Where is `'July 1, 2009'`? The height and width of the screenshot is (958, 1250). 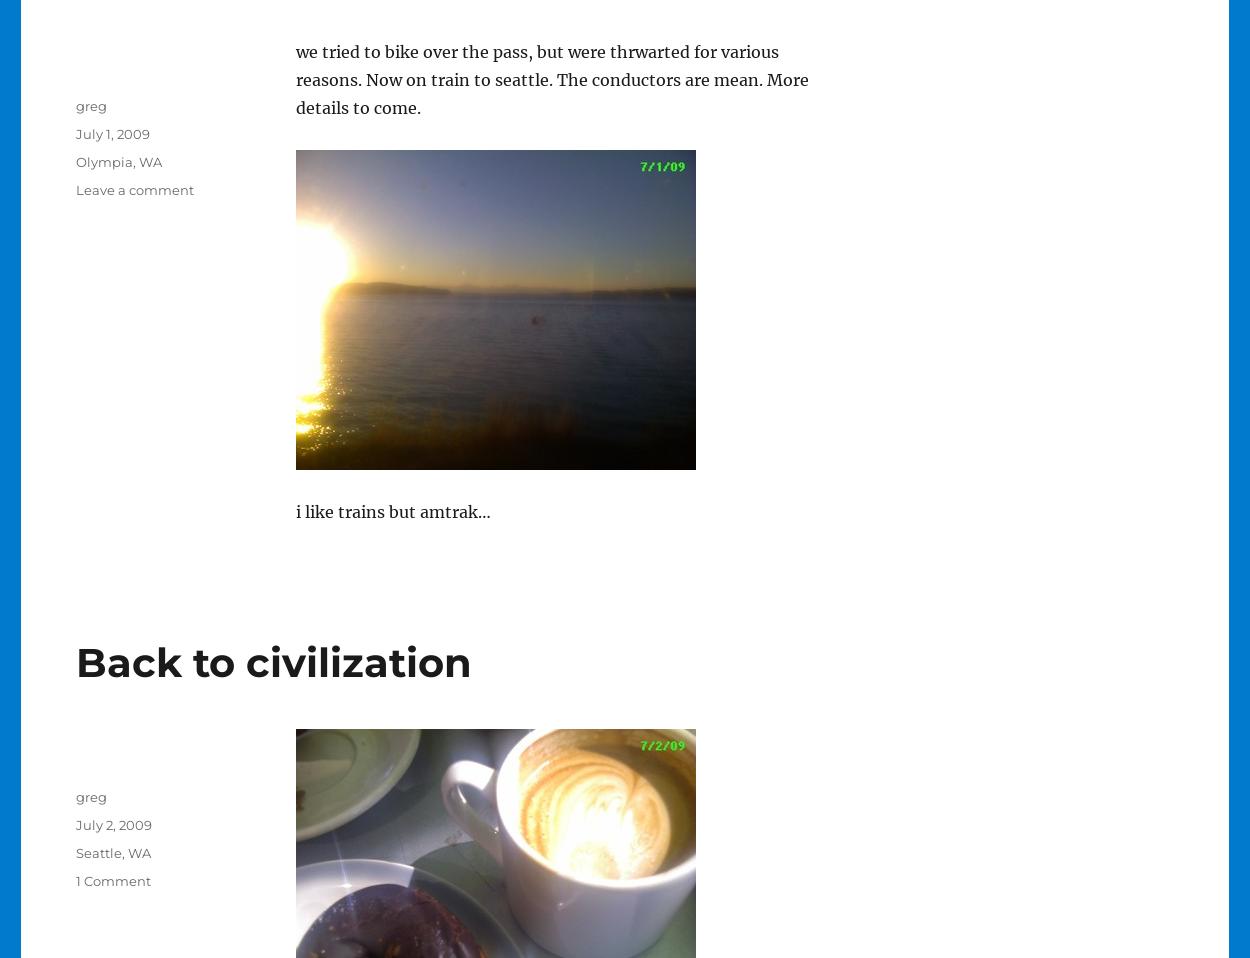
'July 1, 2009' is located at coordinates (74, 134).